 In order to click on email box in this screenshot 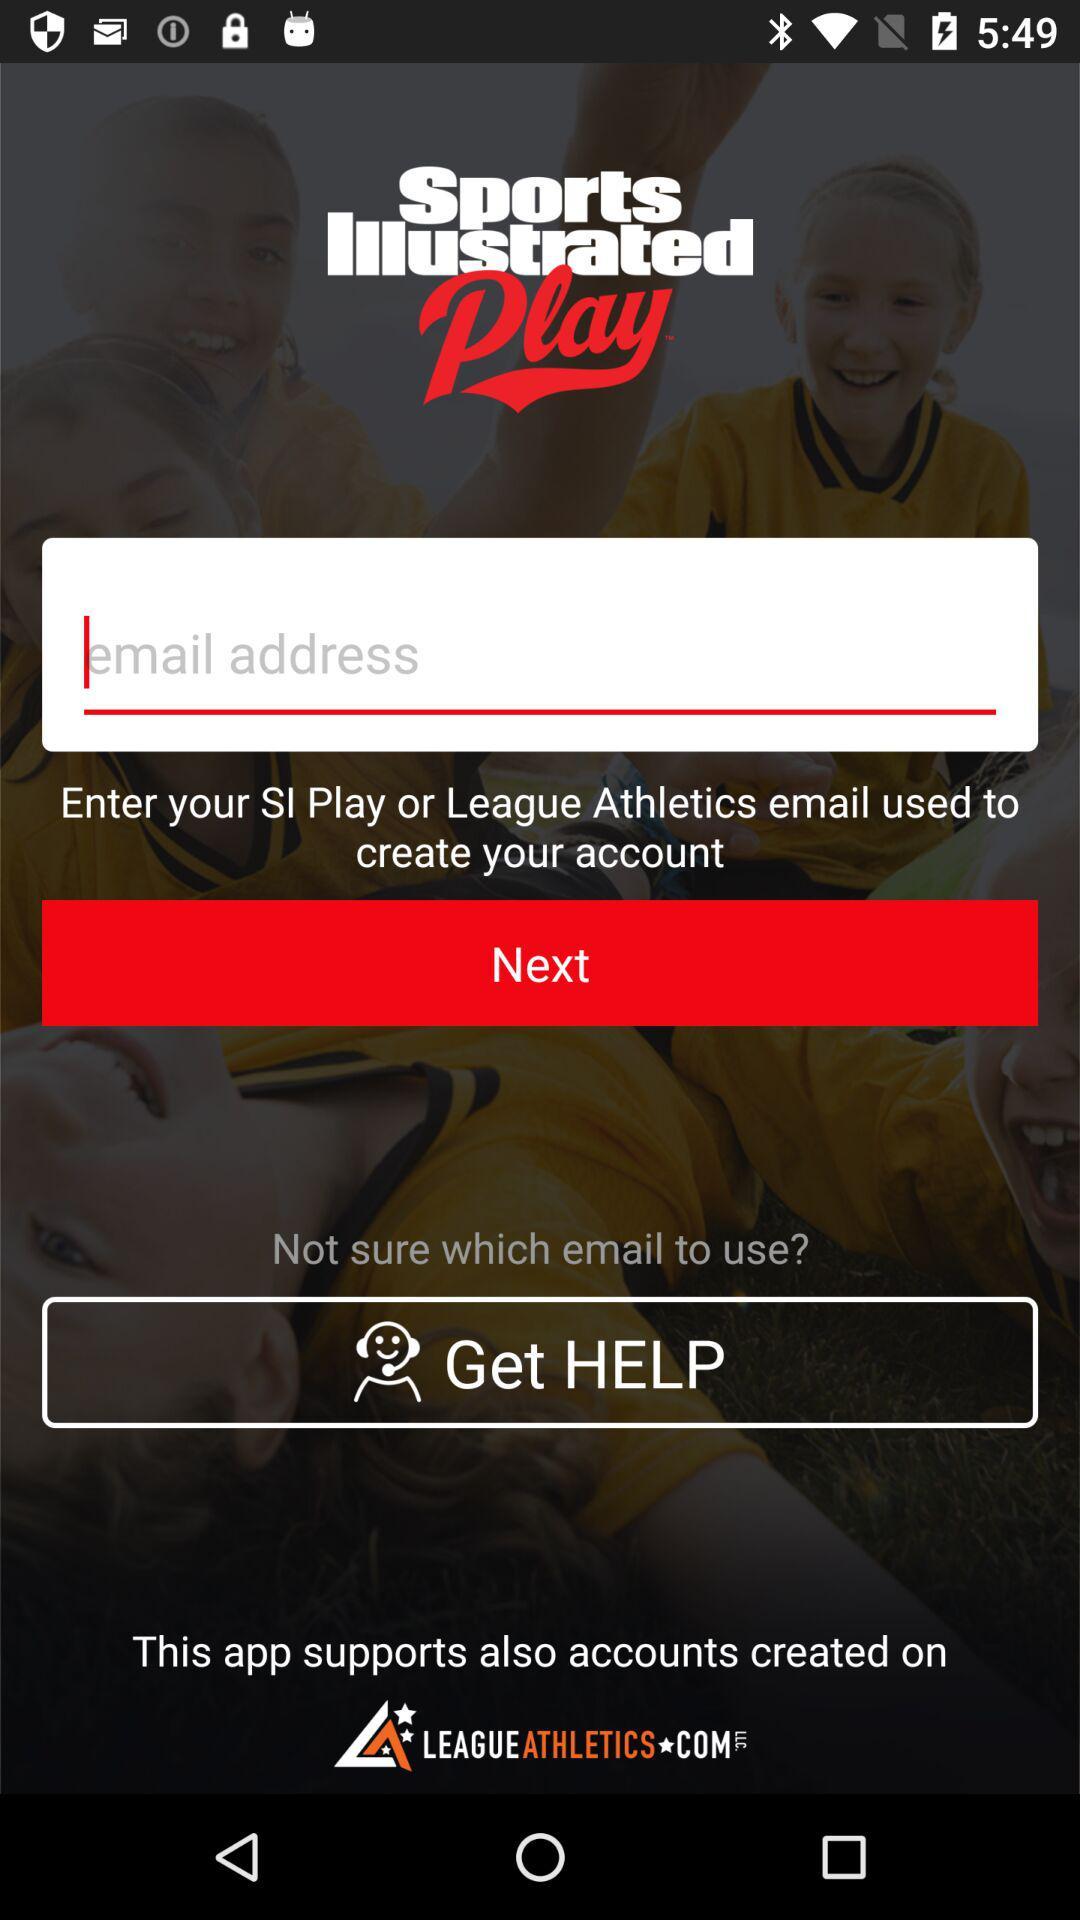, I will do `click(540, 644)`.